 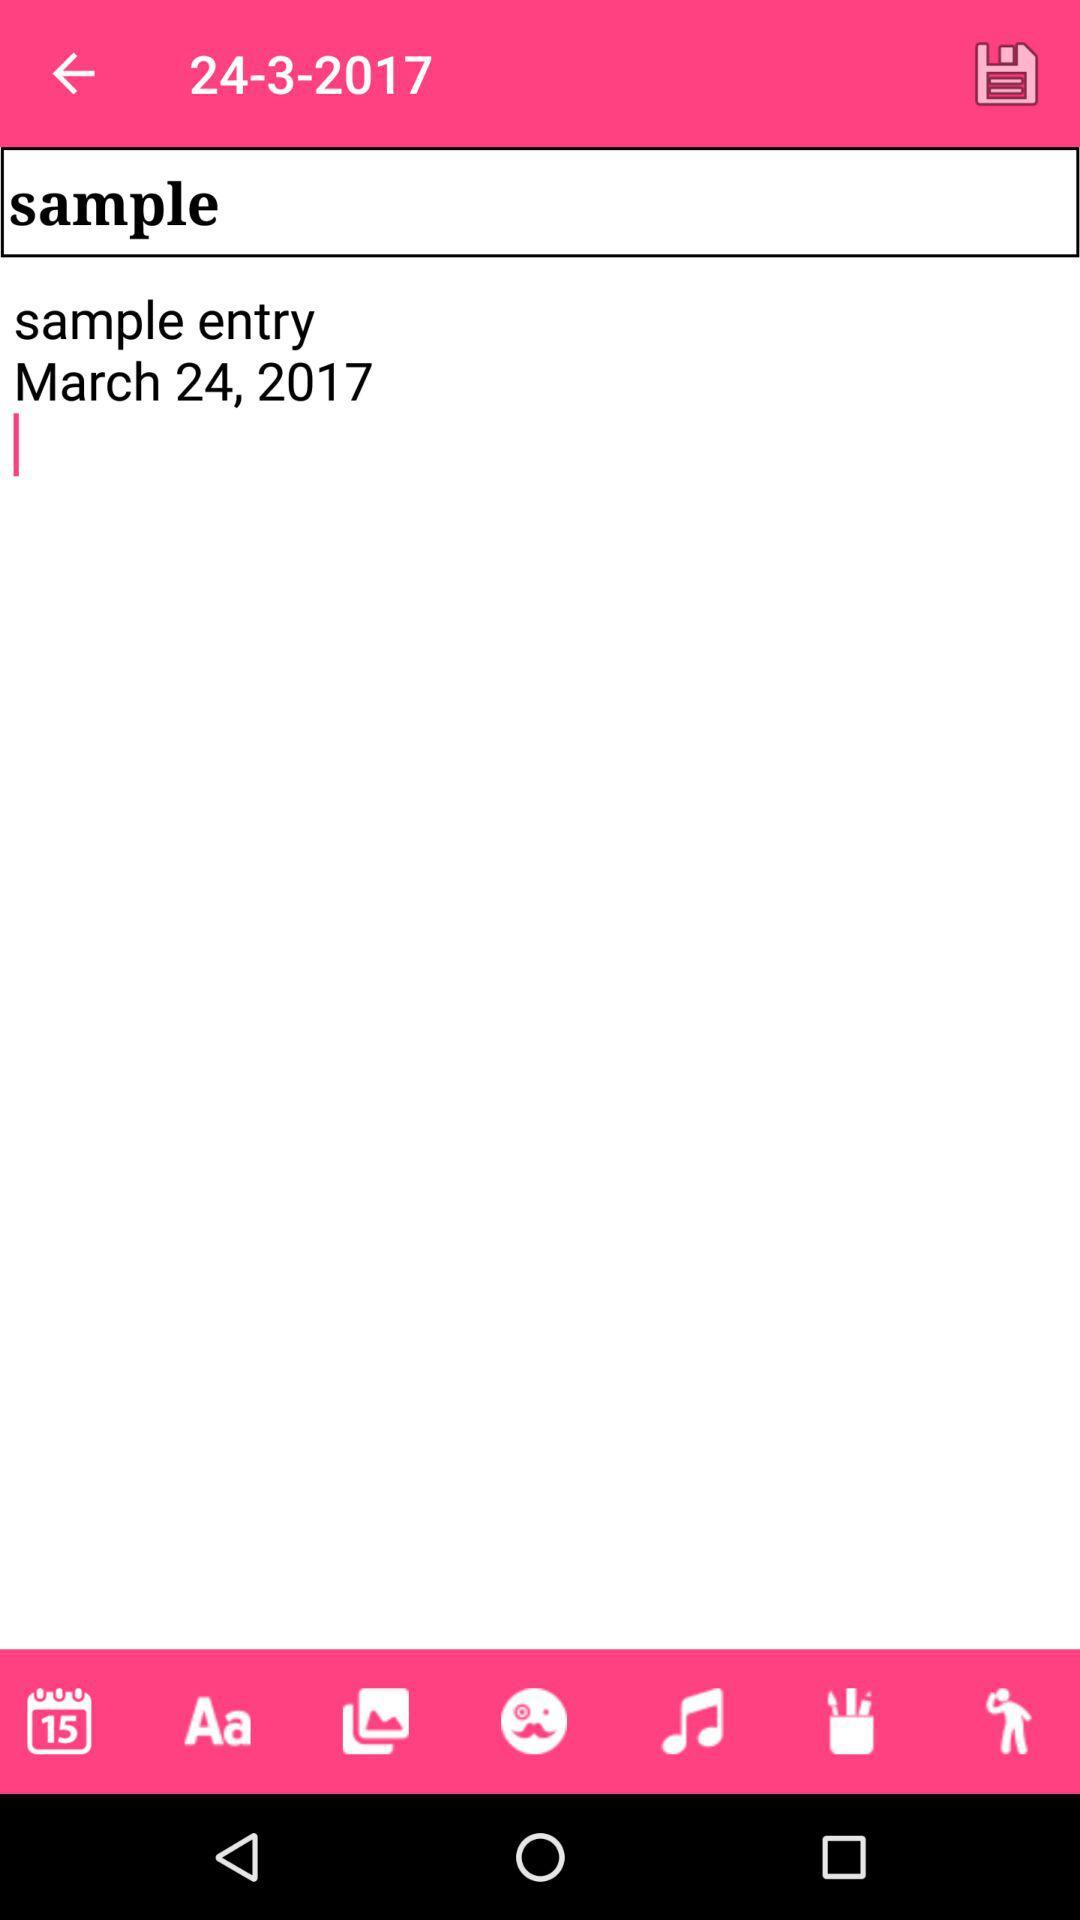 I want to click on the sixth button at the bottom of the page, so click(x=851, y=1720).